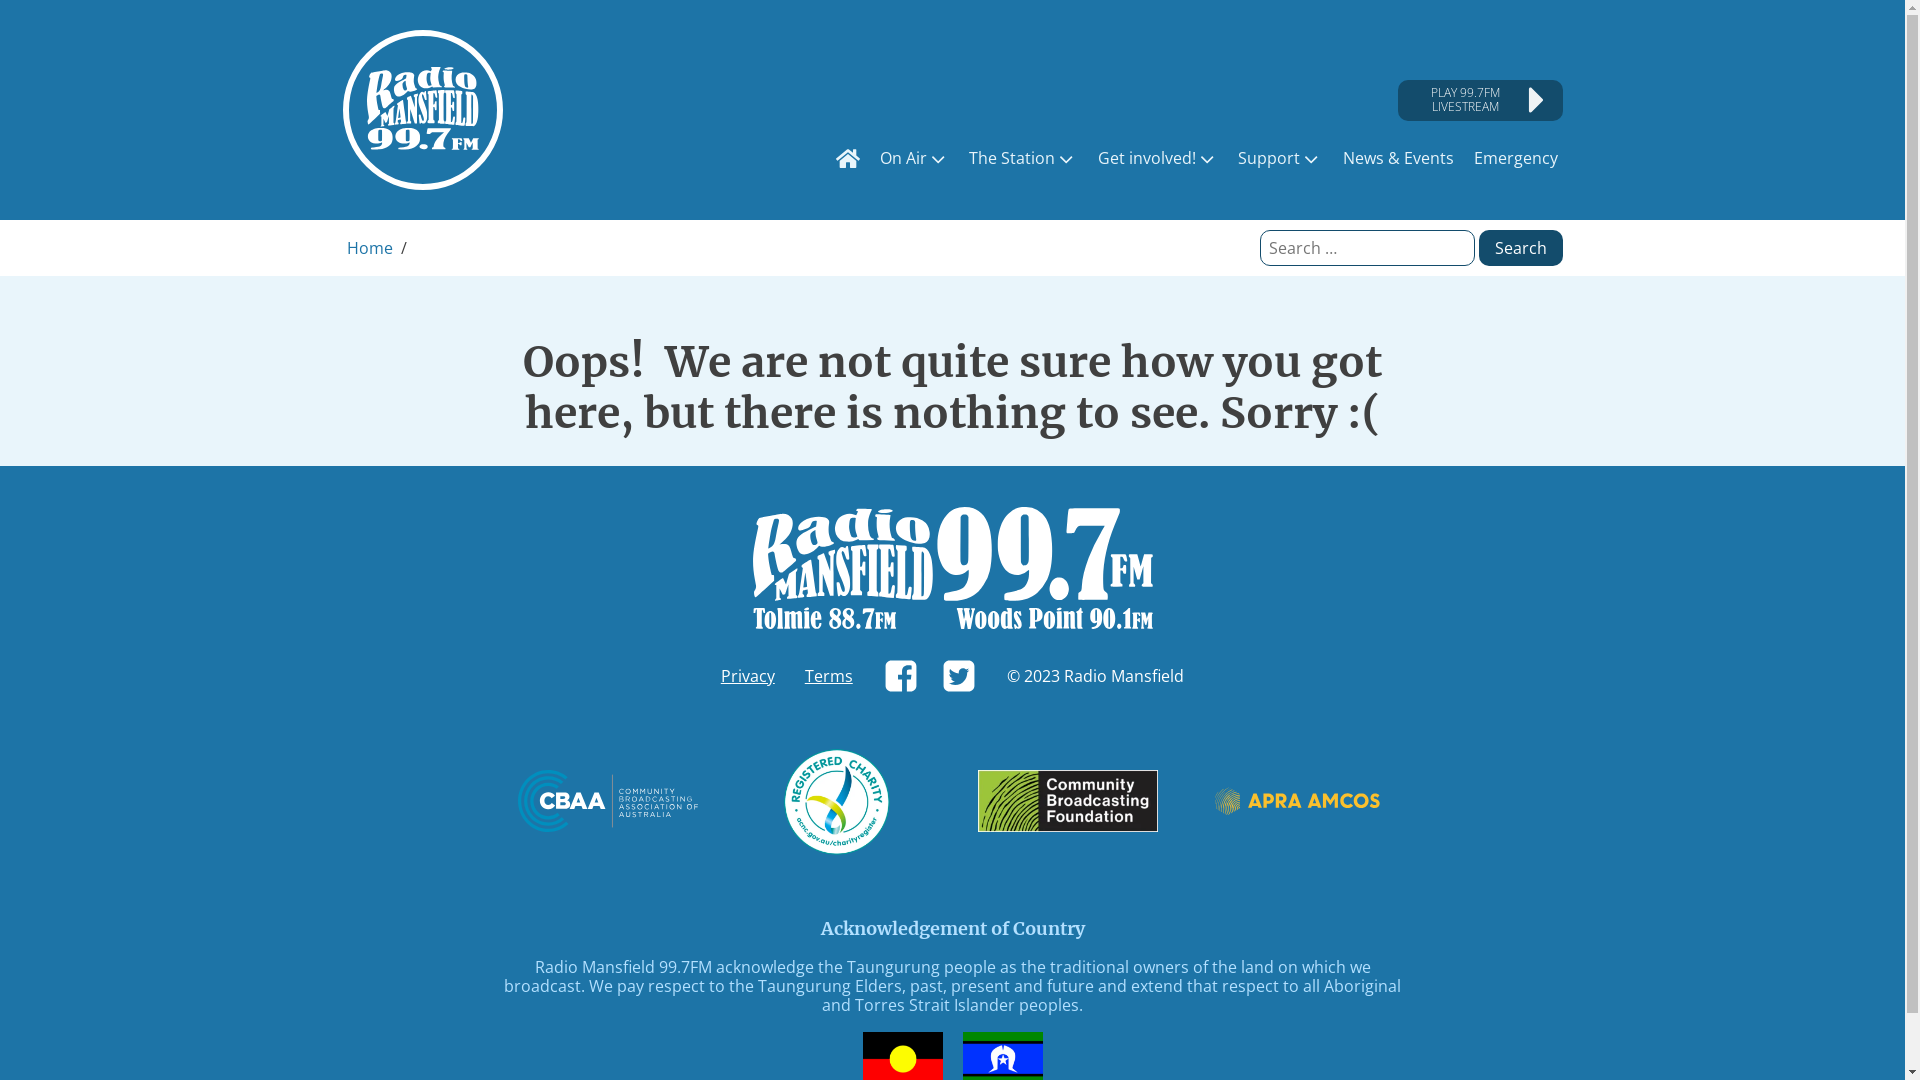  Describe the element at coordinates (1280, 157) in the screenshot. I see `'Support'` at that location.